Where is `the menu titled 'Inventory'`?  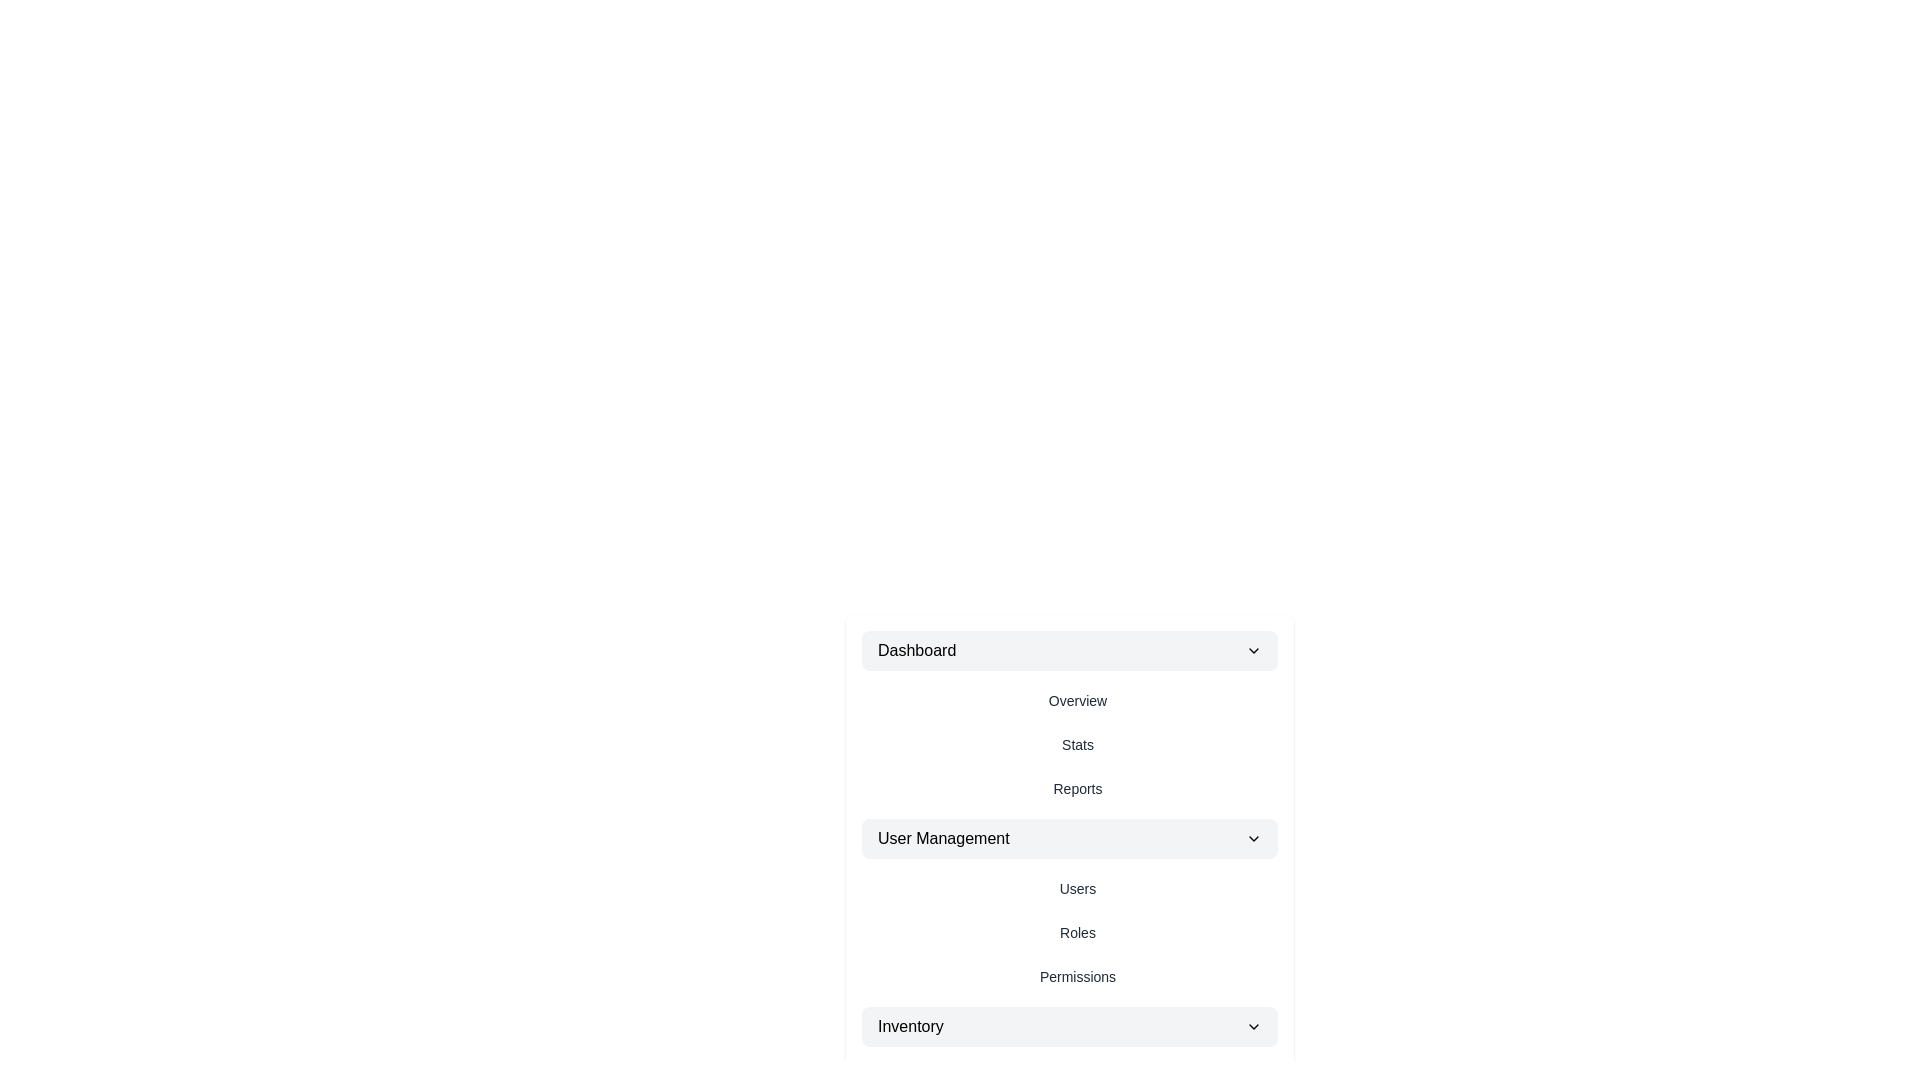
the menu titled 'Inventory' is located at coordinates (1069, 1026).